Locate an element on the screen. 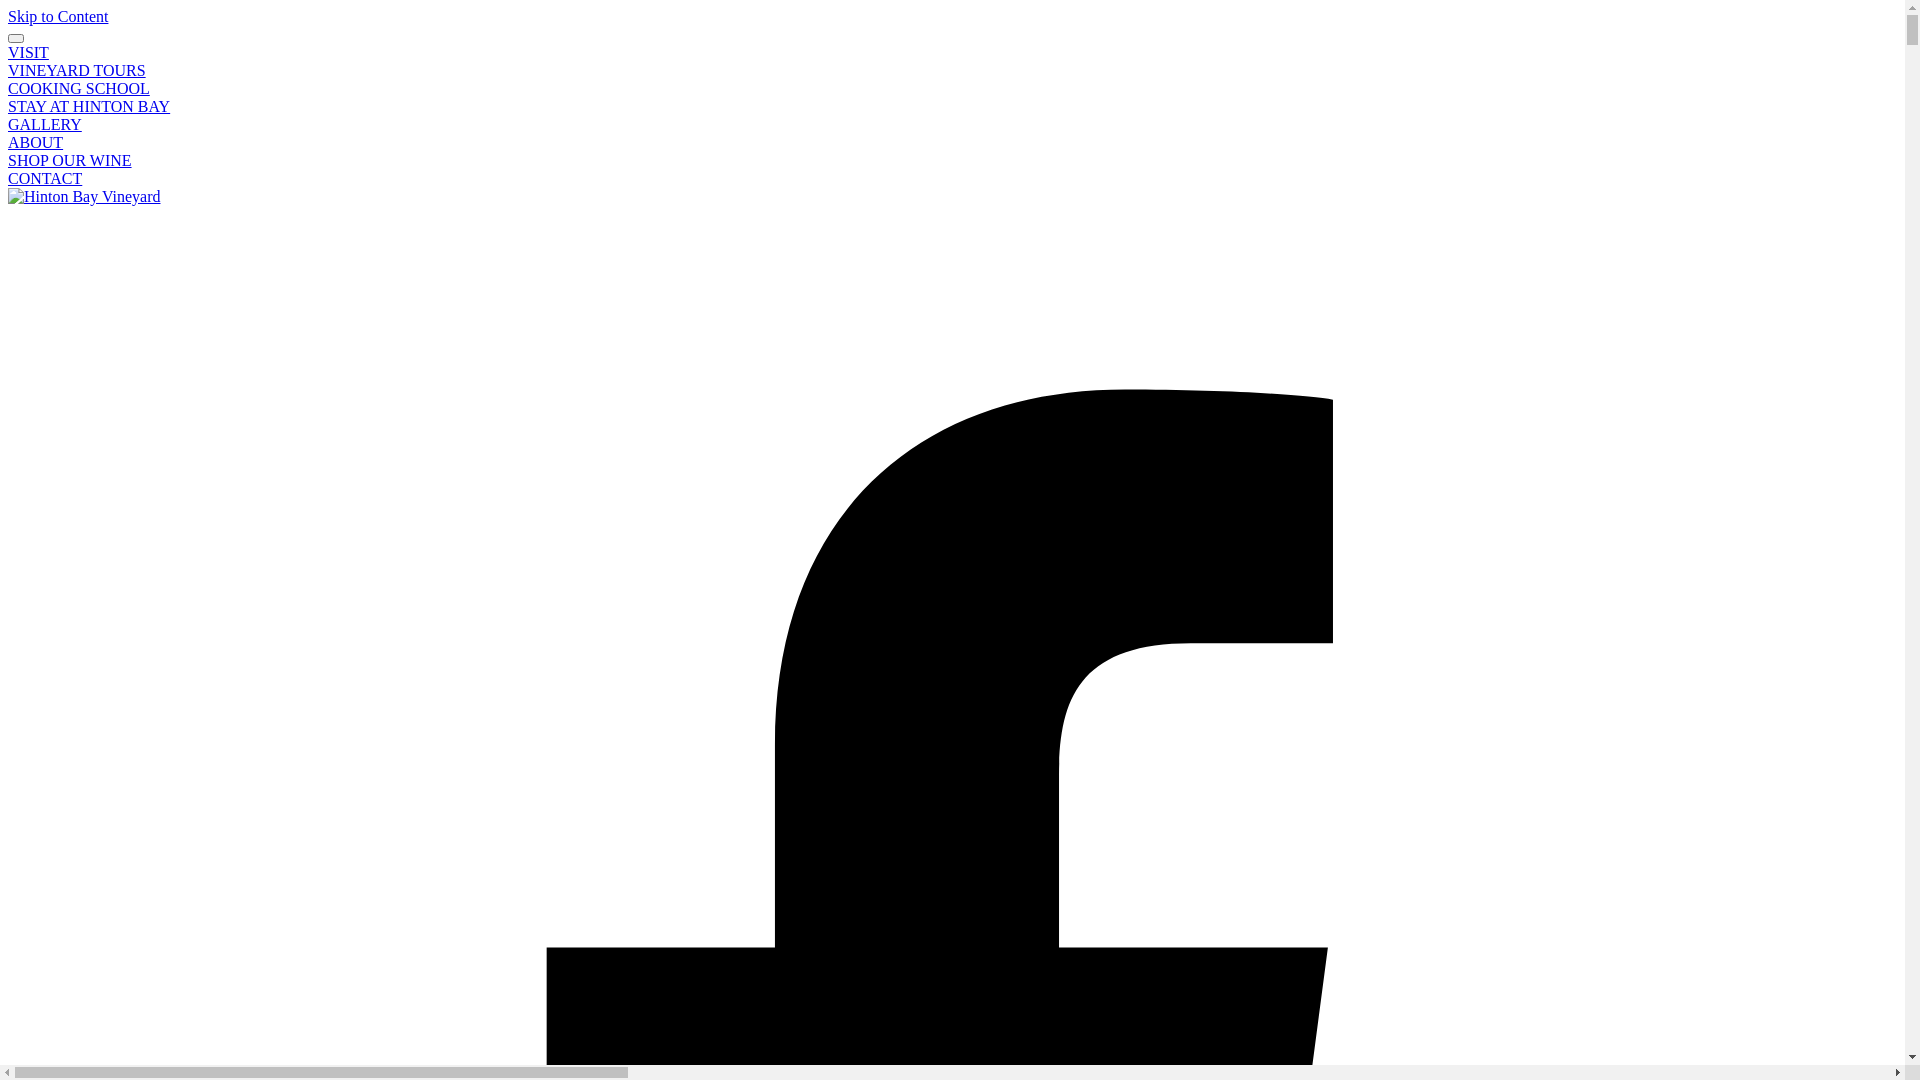  'ABOUT' is located at coordinates (35, 141).